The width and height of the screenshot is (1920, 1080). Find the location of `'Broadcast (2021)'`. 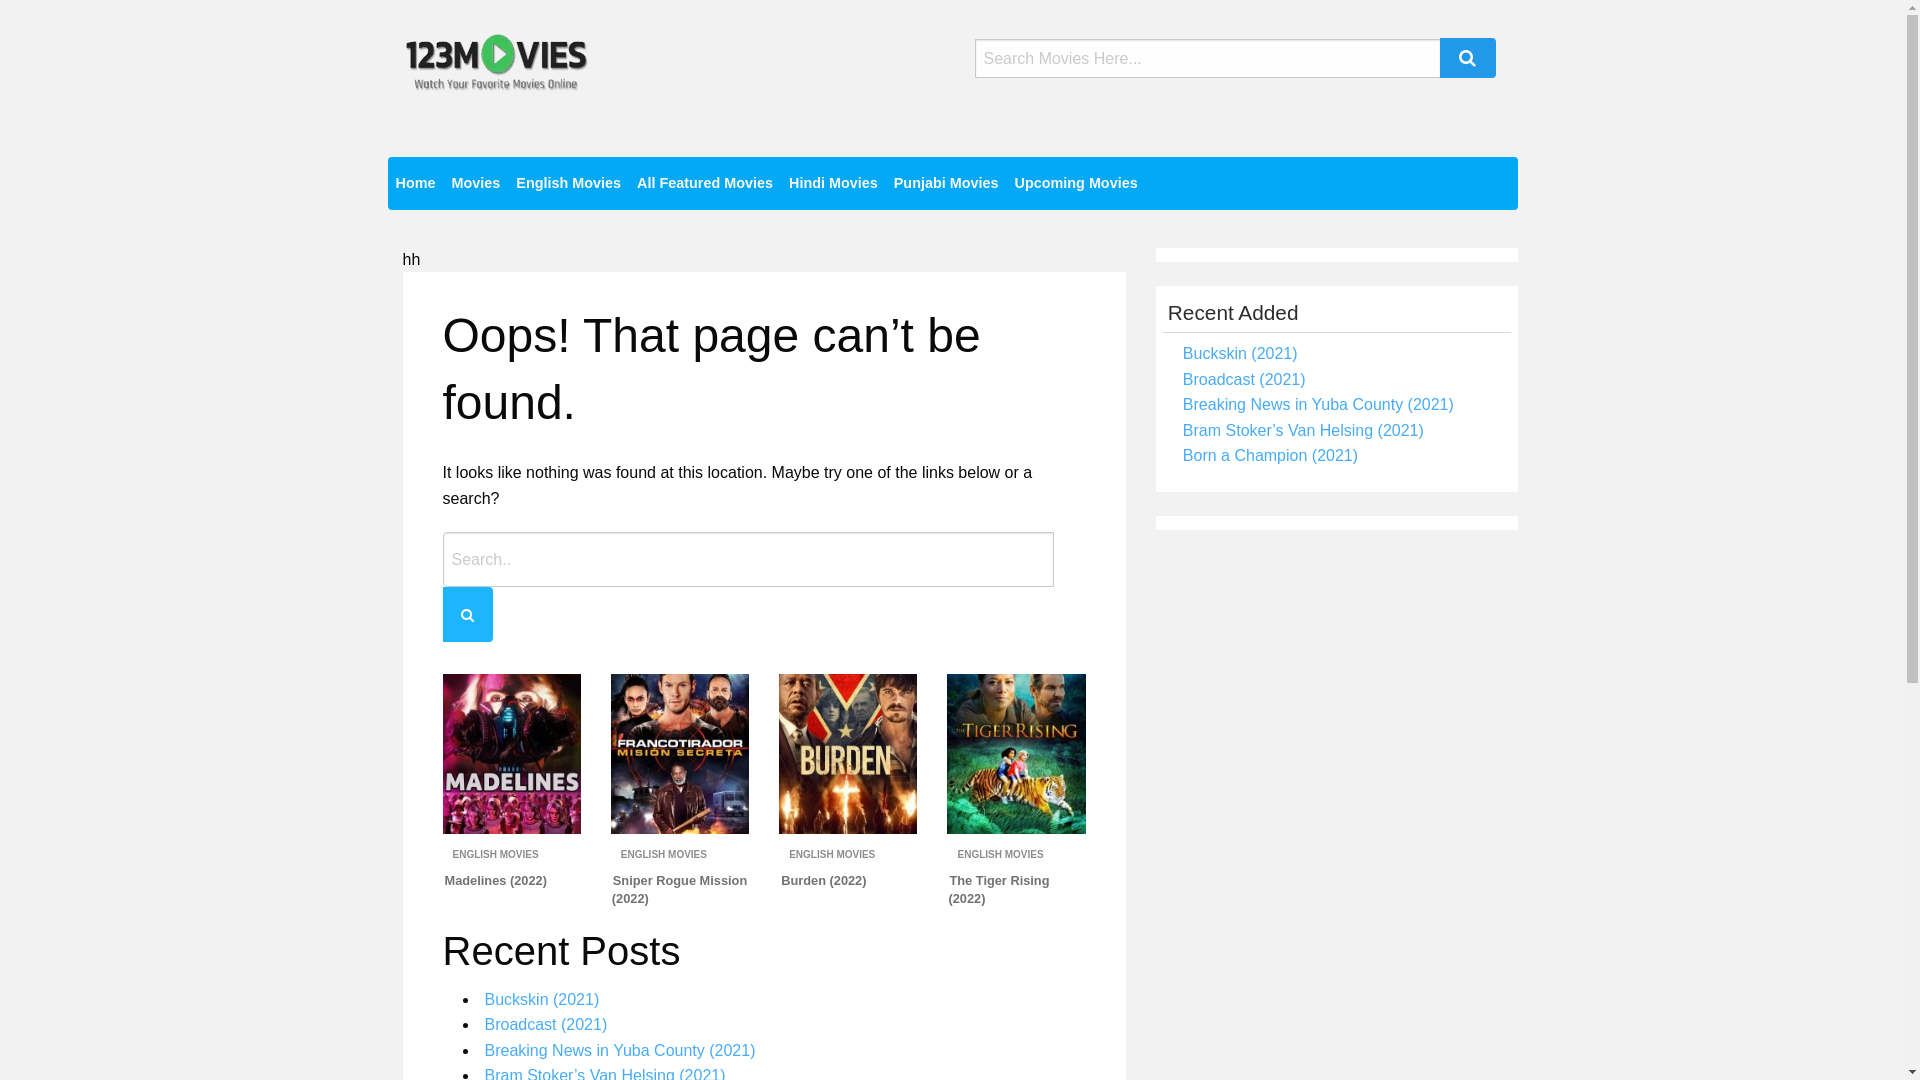

'Broadcast (2021)' is located at coordinates (545, 1024).